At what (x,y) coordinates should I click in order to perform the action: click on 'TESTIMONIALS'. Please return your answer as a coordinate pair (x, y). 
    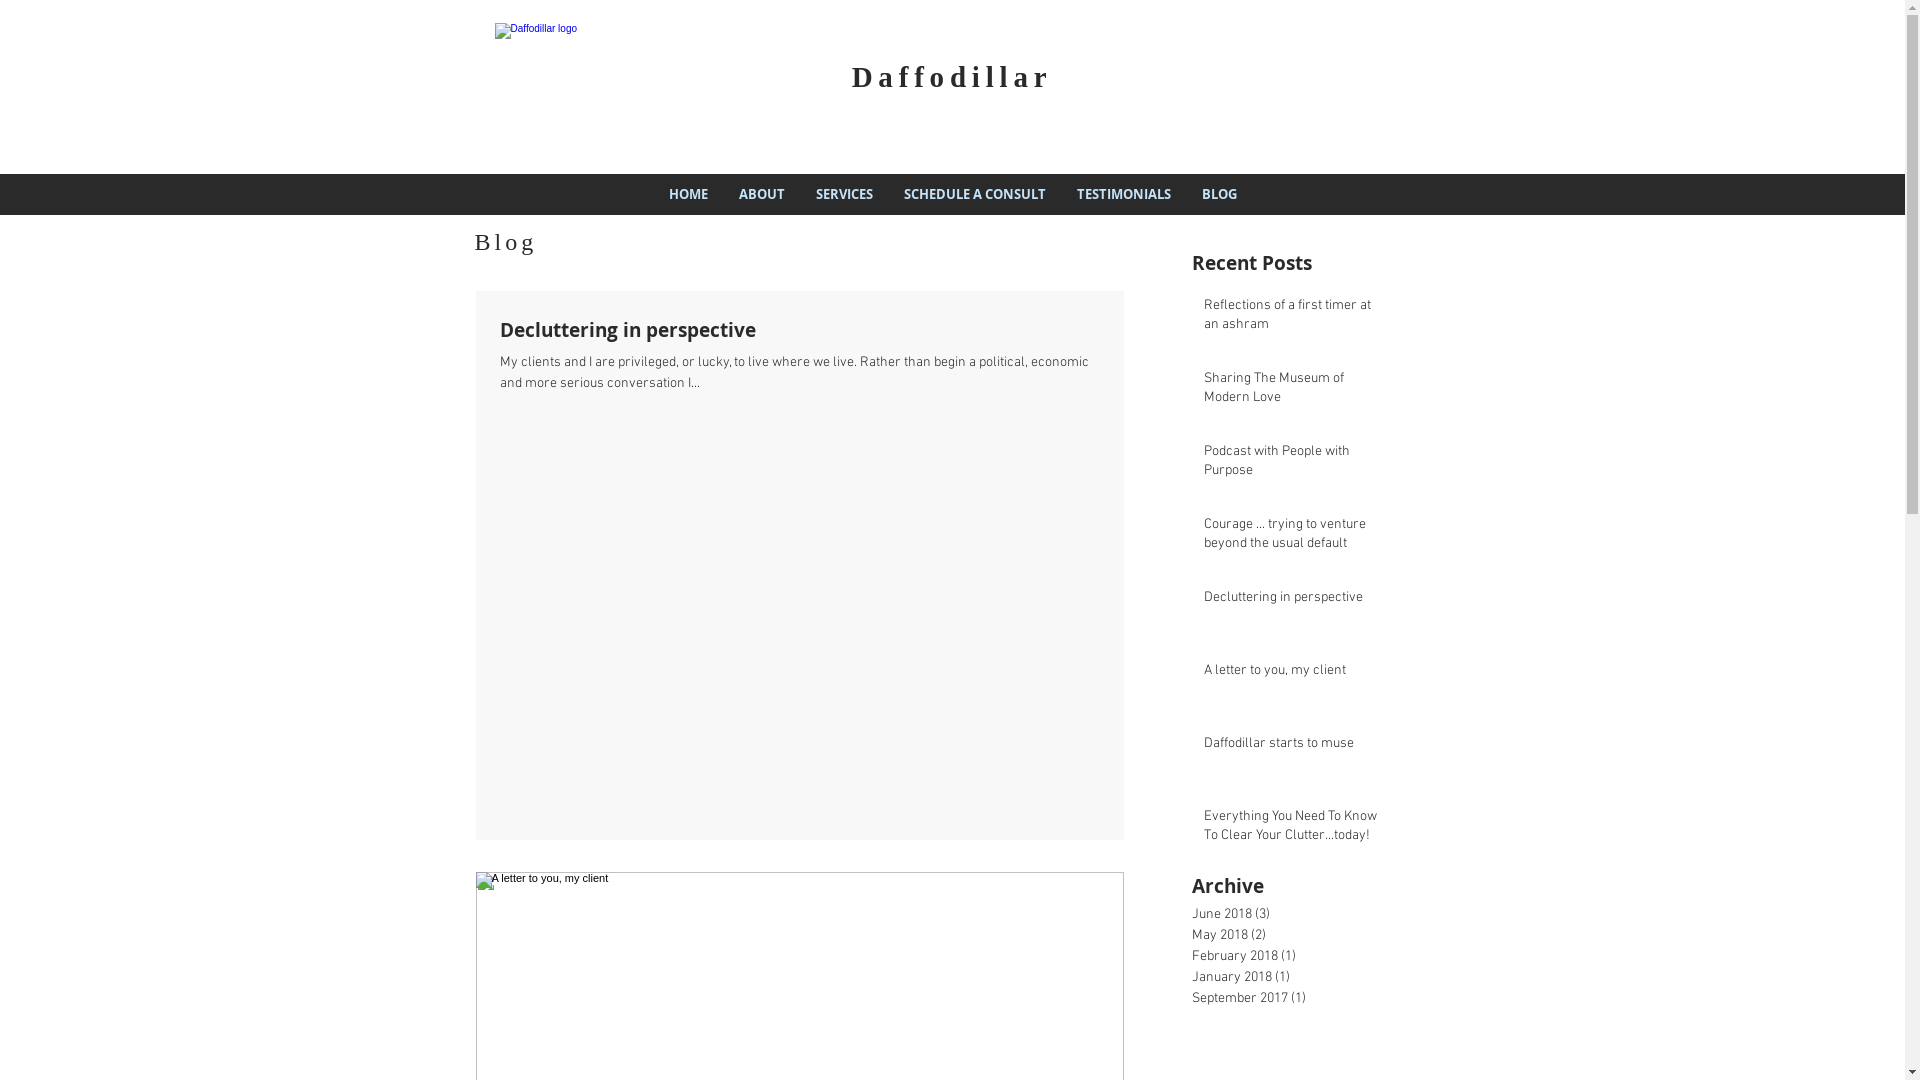
    Looking at the image, I should click on (1123, 194).